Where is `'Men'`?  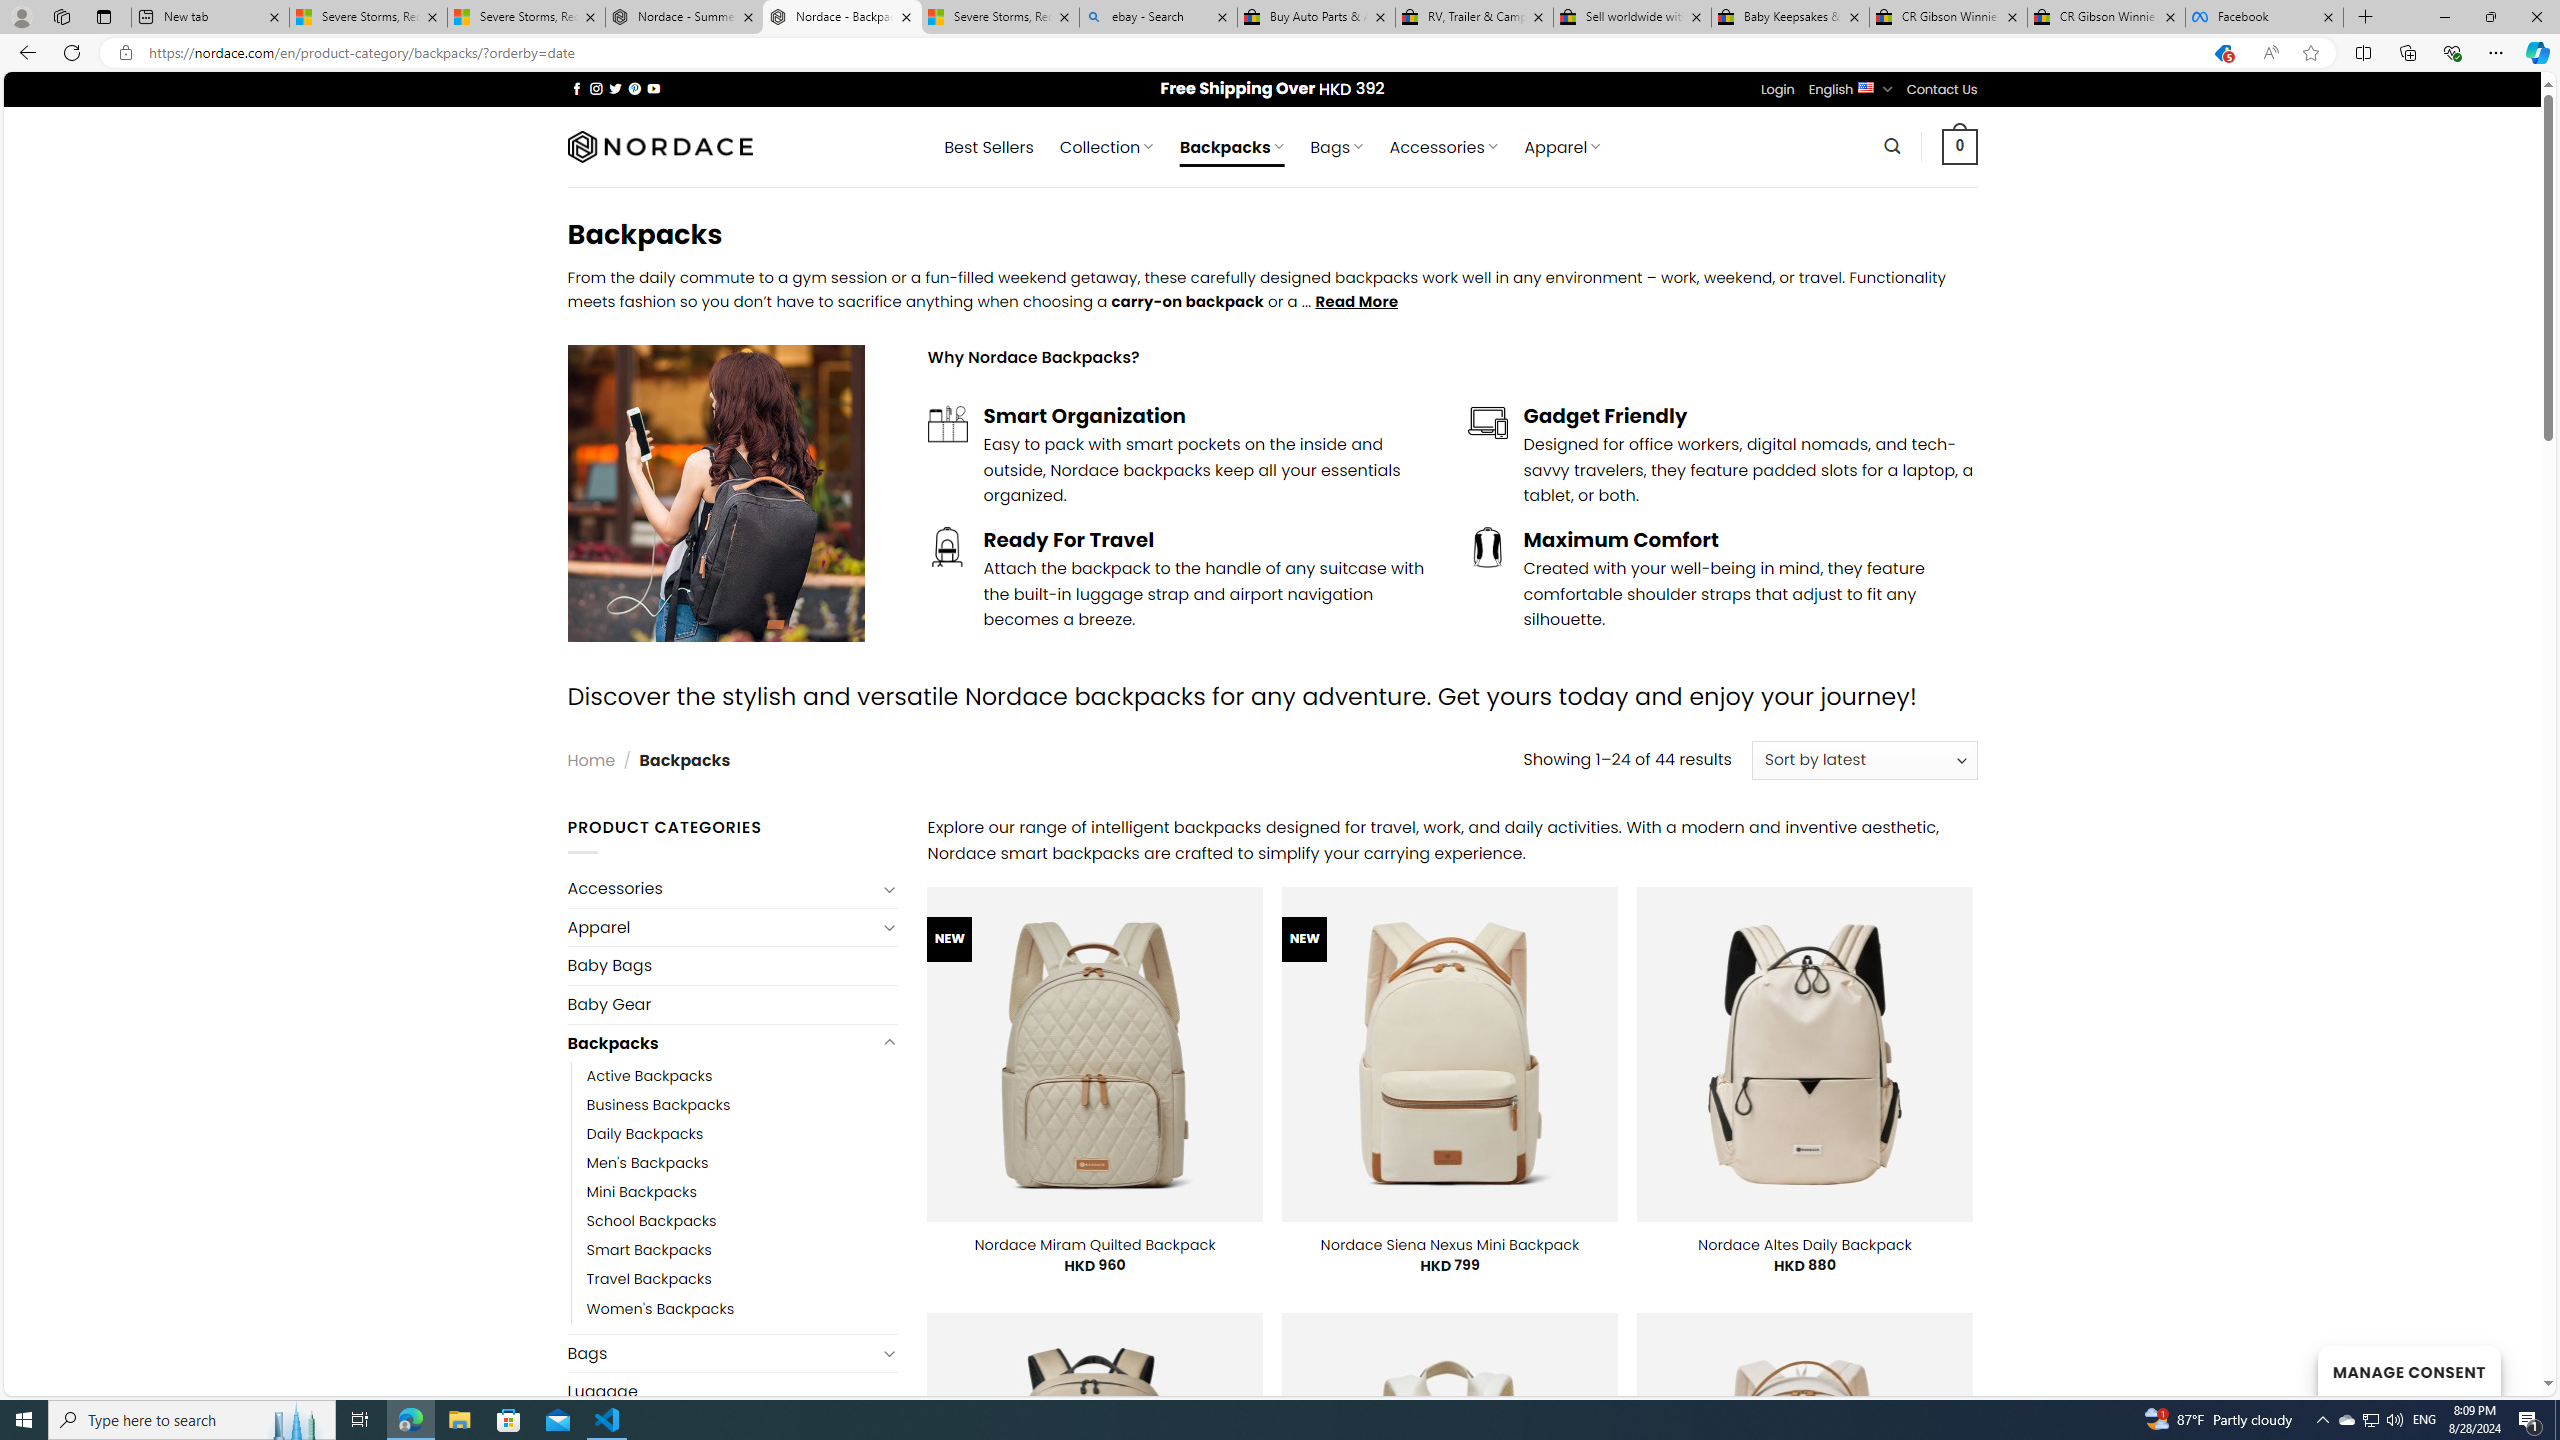 'Men' is located at coordinates (647, 1164).